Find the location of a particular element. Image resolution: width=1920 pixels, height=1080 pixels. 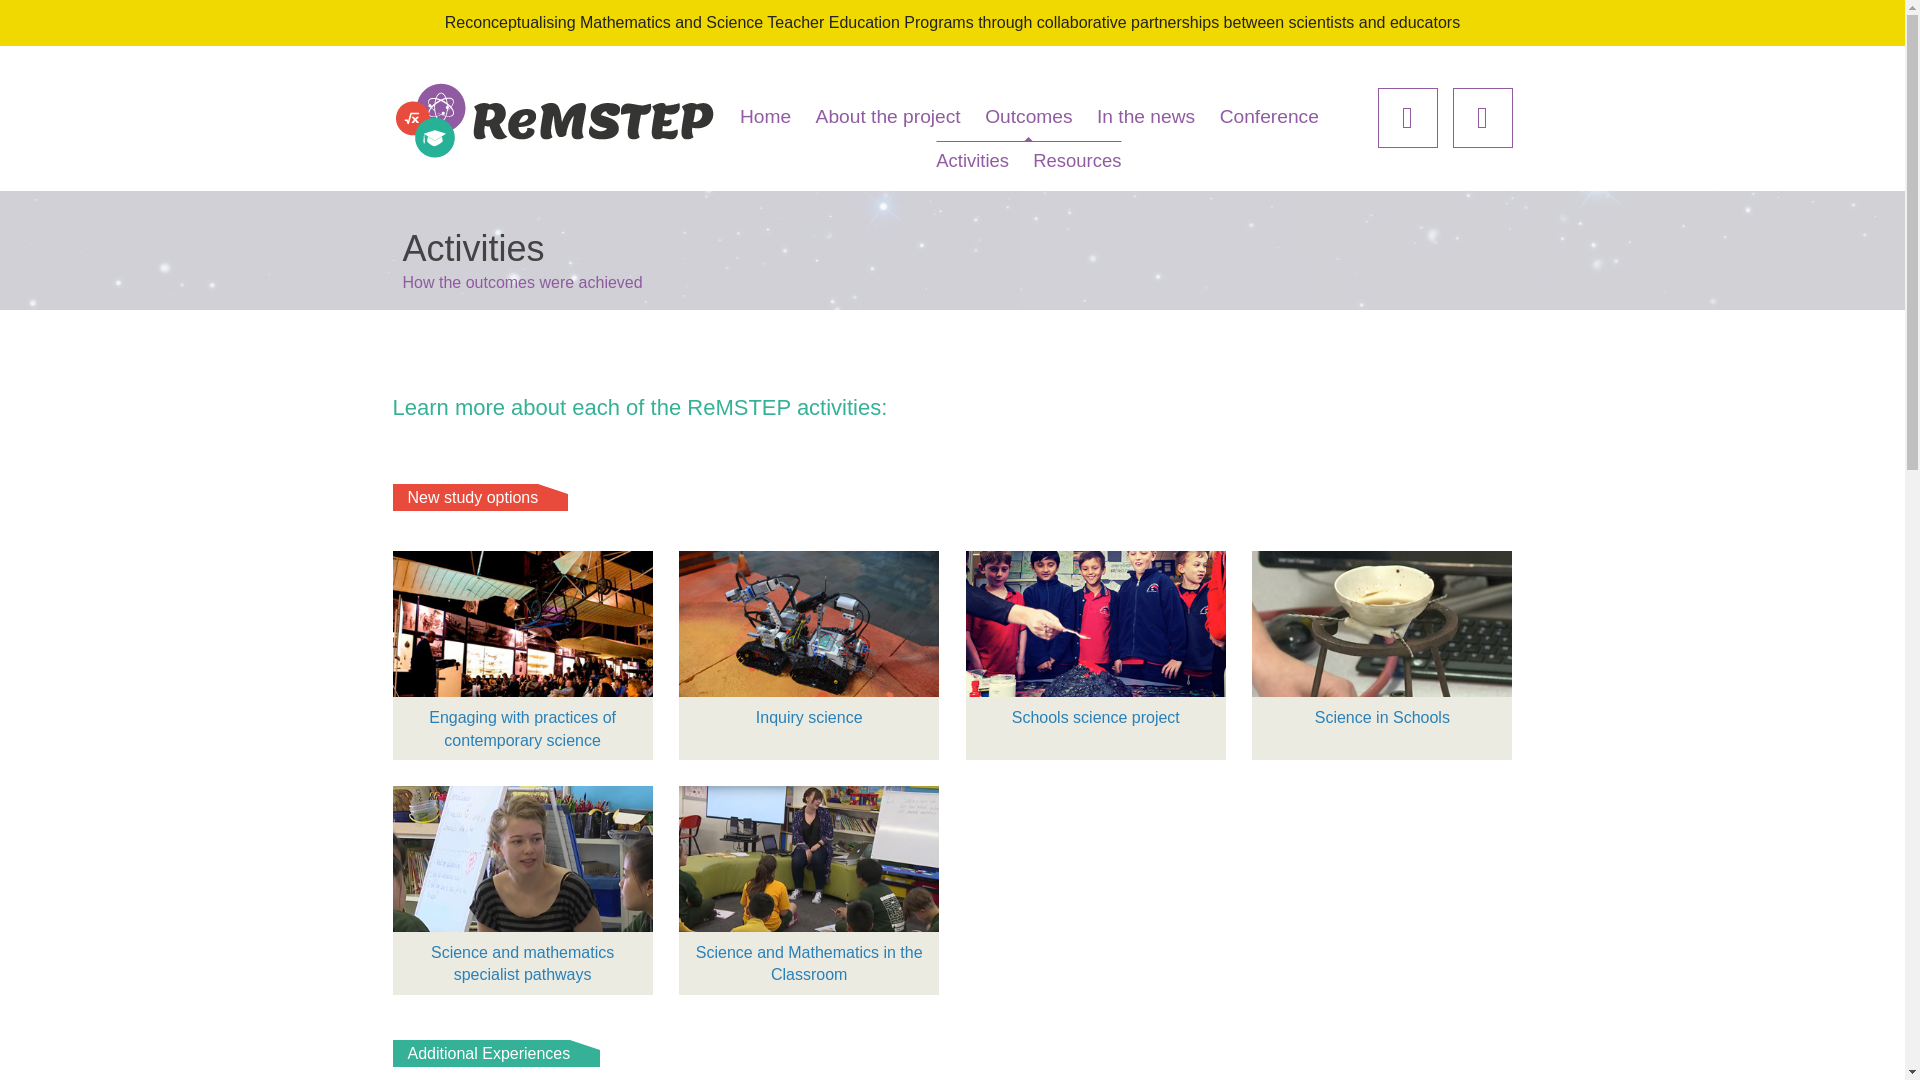

'Conference' is located at coordinates (1268, 116).